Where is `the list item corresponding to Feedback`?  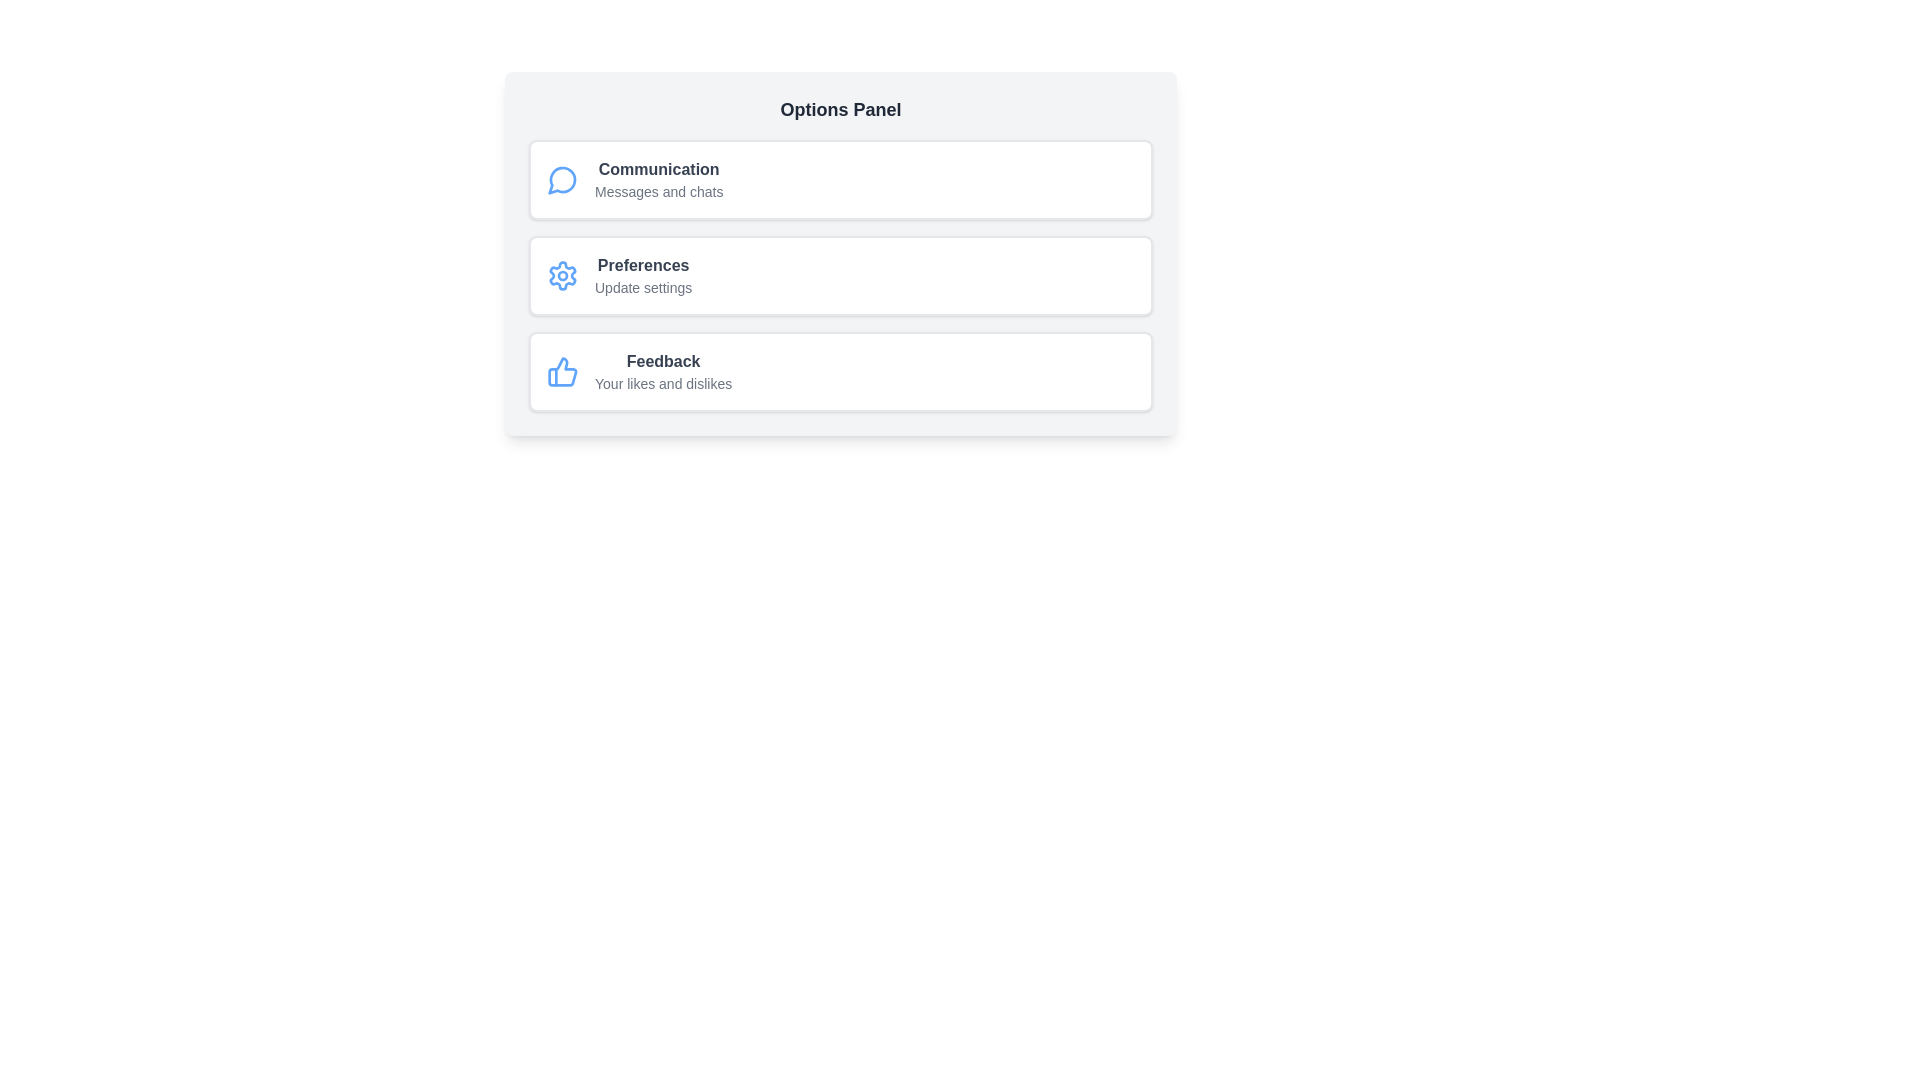
the list item corresponding to Feedback is located at coordinates (840, 371).